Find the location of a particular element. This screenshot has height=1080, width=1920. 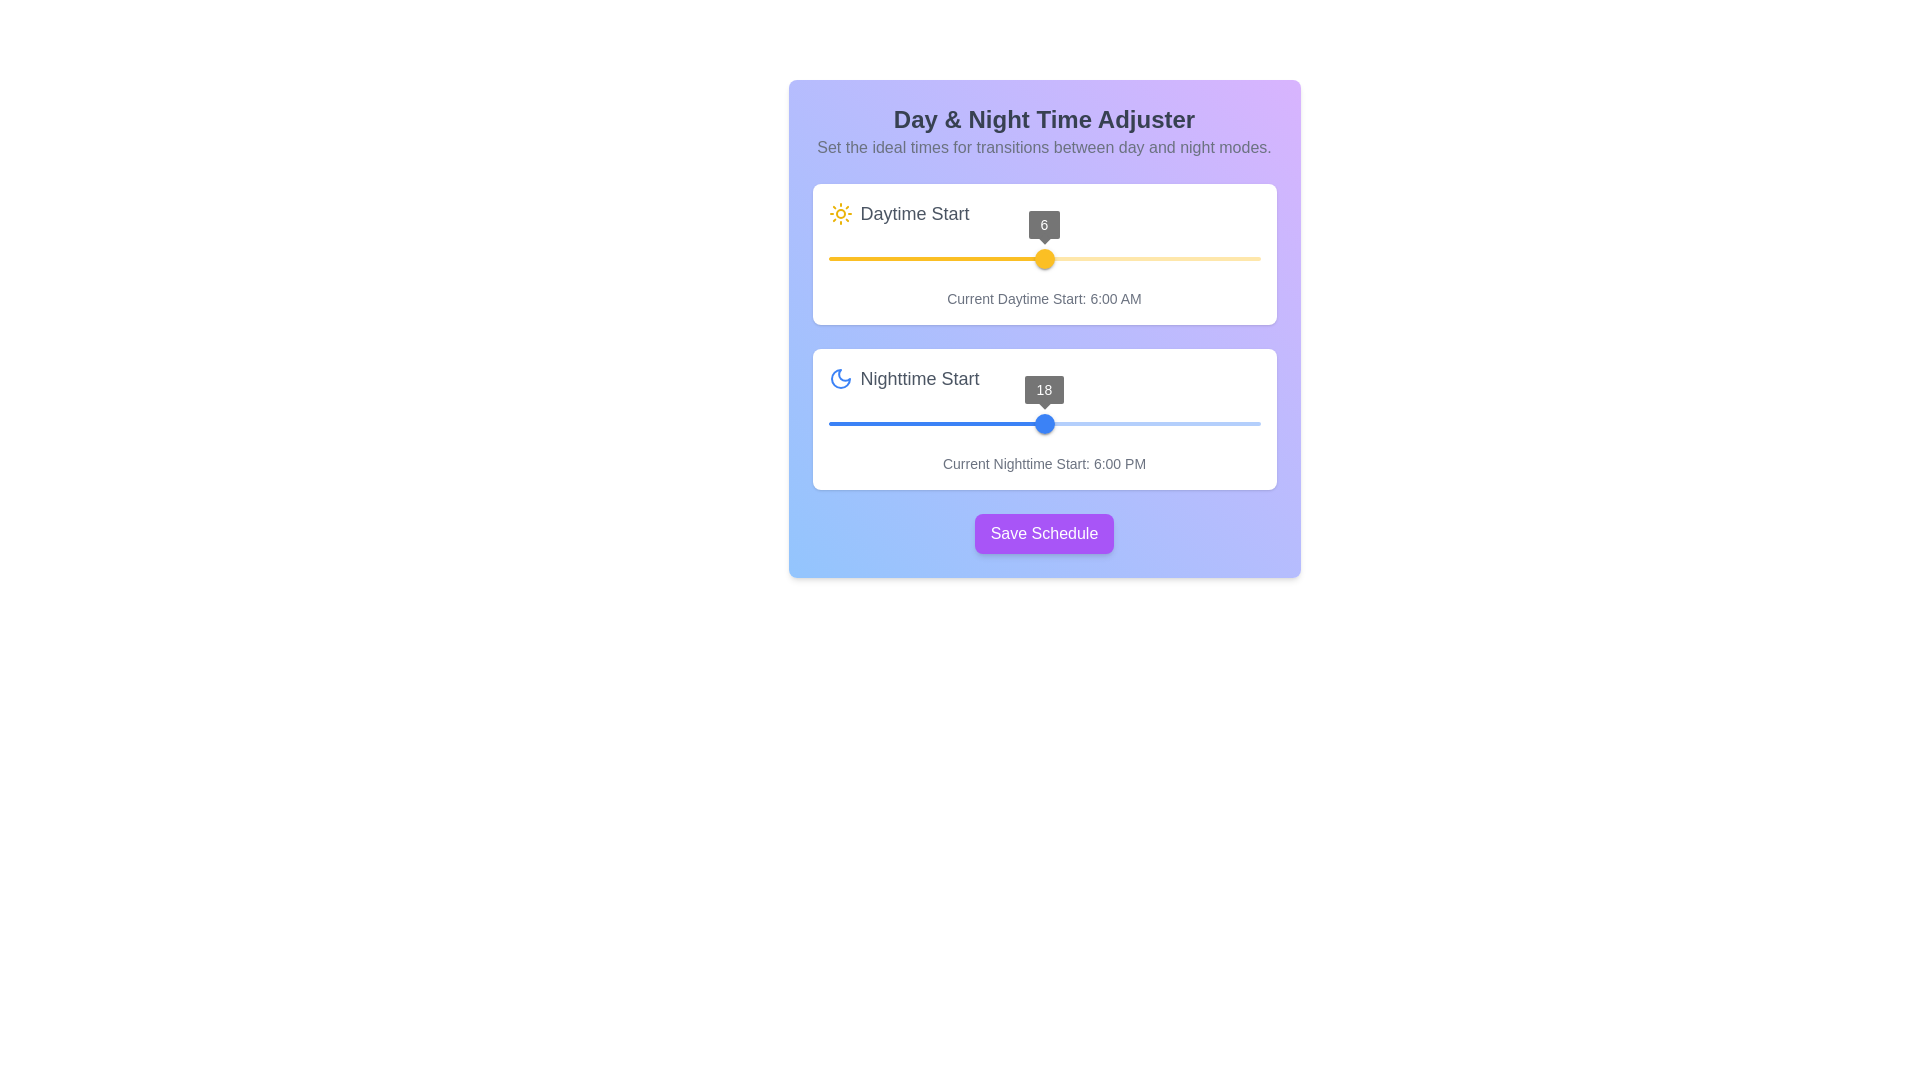

the Daytime Start slider is located at coordinates (1046, 257).